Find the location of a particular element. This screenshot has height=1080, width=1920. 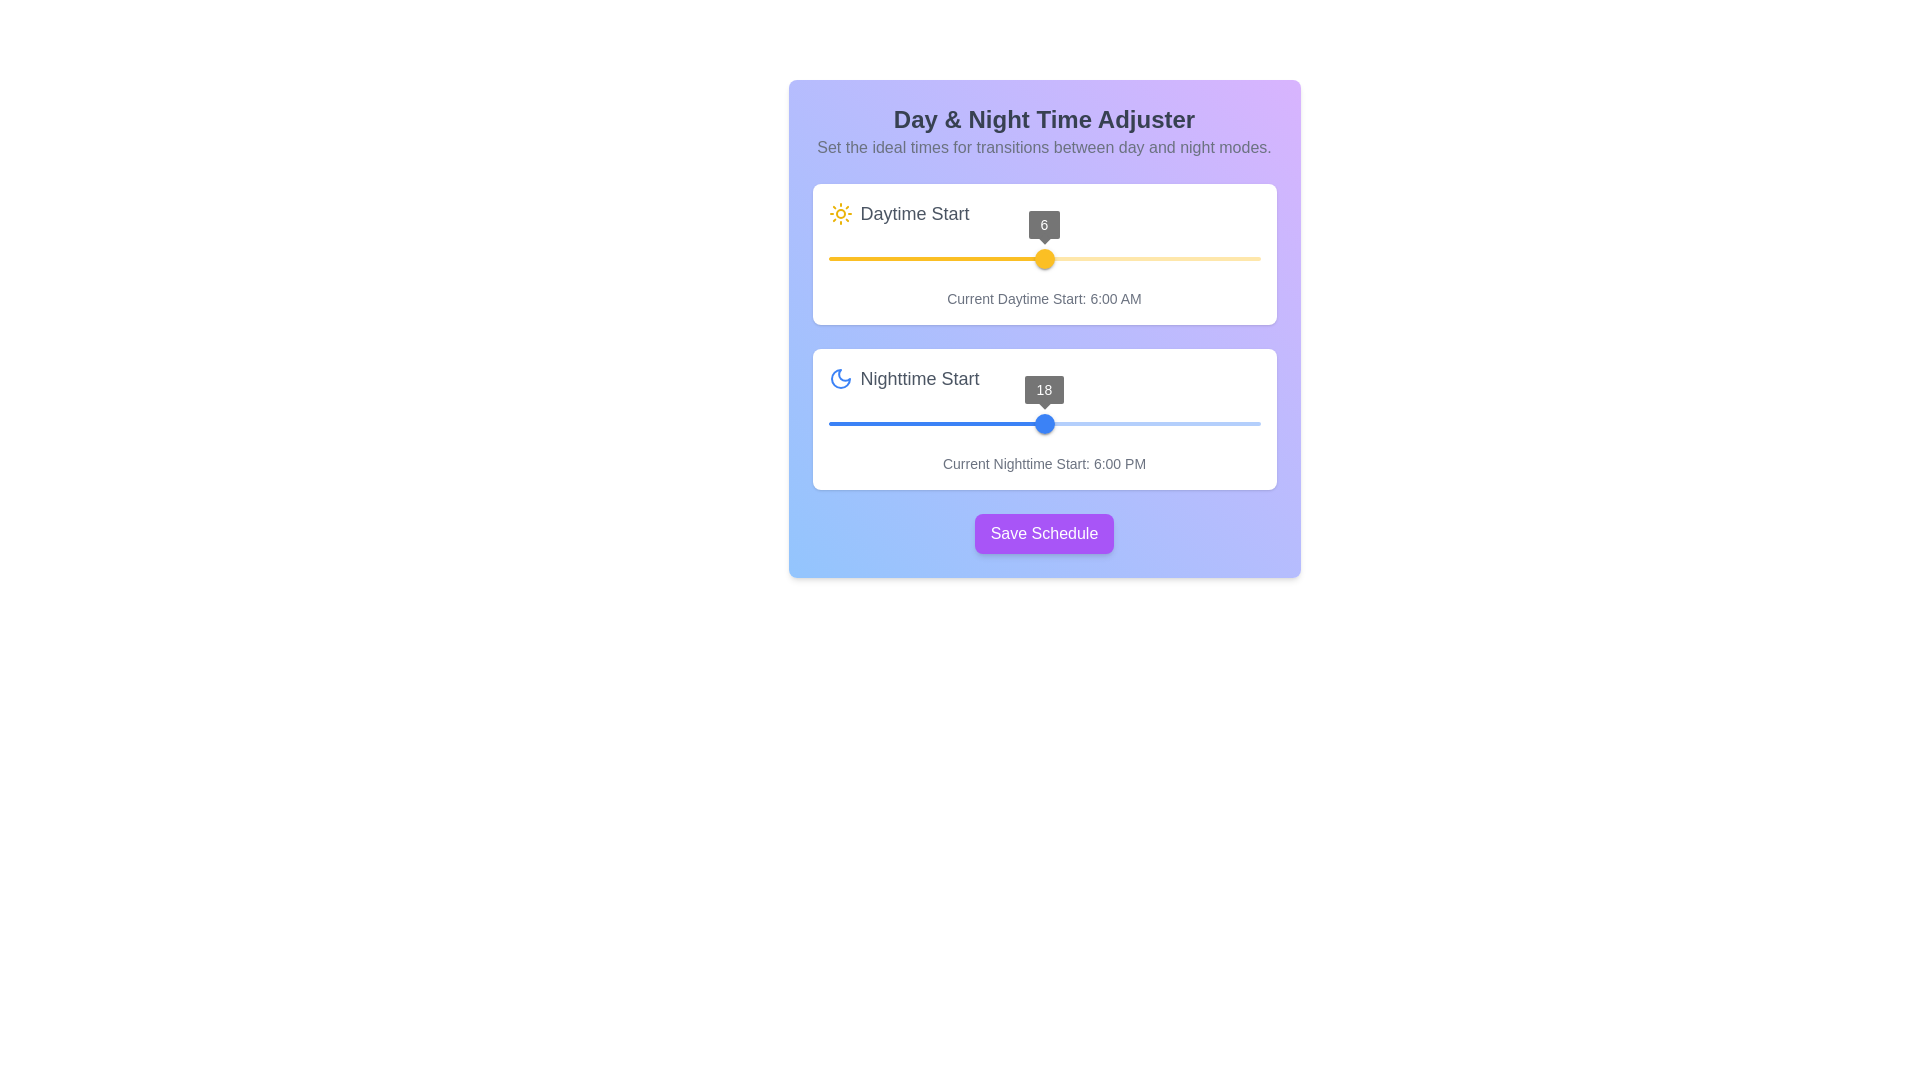

the Daytime Start slider is located at coordinates (1046, 257).